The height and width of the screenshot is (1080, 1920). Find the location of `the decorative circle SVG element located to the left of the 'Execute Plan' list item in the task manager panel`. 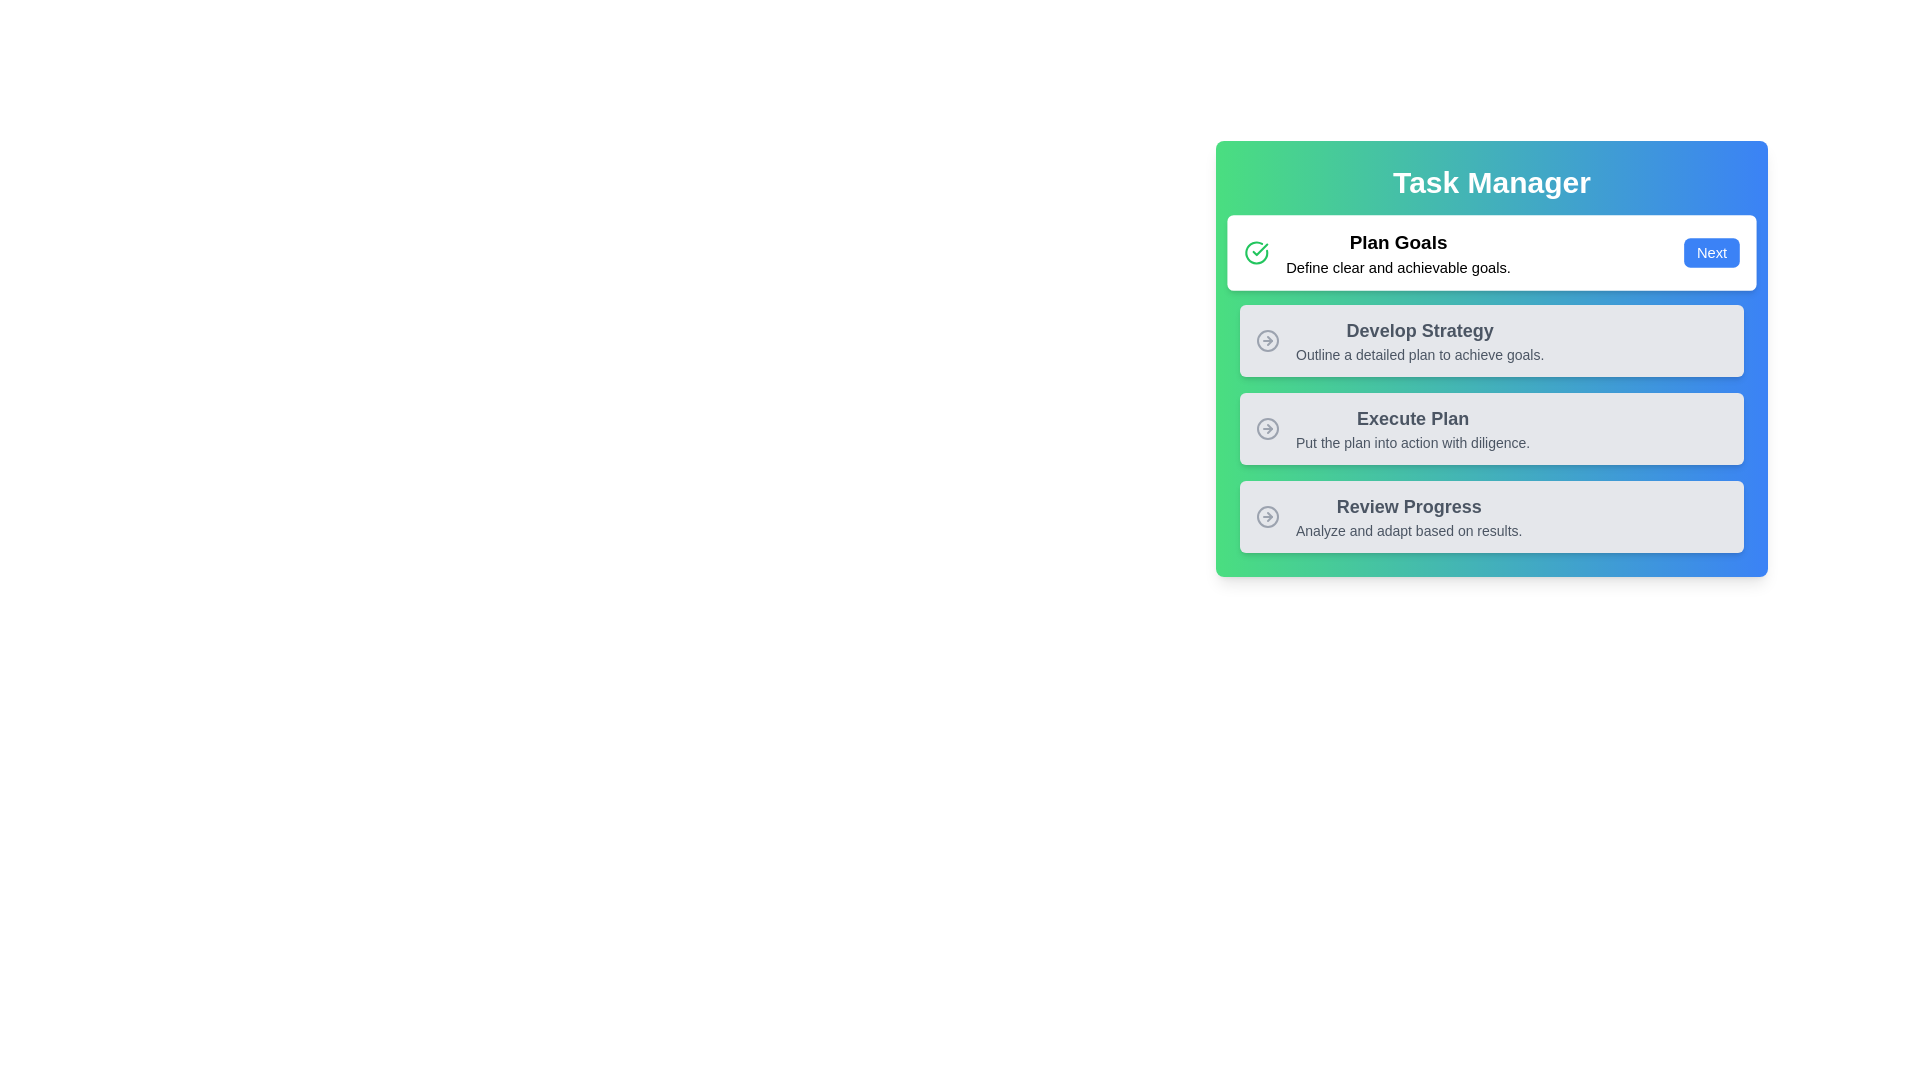

the decorative circle SVG element located to the left of the 'Execute Plan' list item in the task manager panel is located at coordinates (1266, 427).